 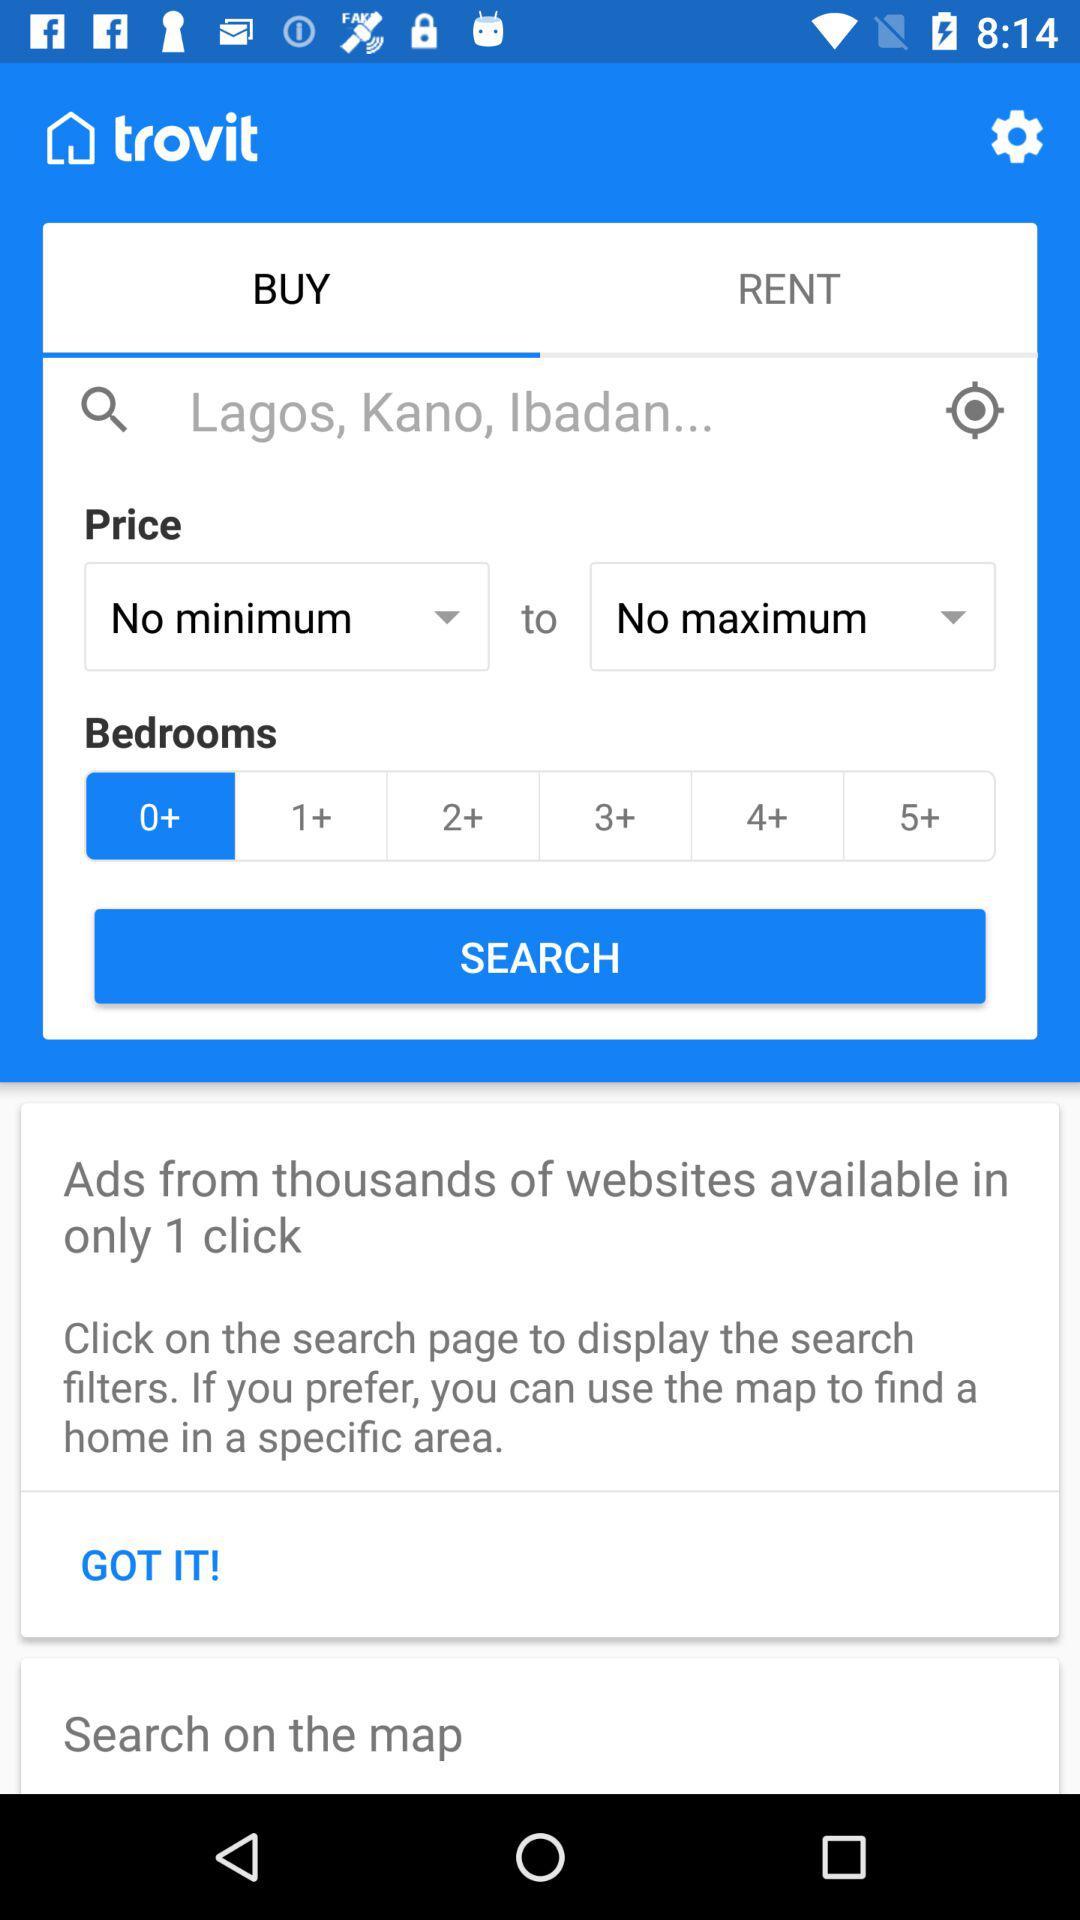 What do you see at coordinates (463, 816) in the screenshot?
I see `the 2+` at bounding box center [463, 816].